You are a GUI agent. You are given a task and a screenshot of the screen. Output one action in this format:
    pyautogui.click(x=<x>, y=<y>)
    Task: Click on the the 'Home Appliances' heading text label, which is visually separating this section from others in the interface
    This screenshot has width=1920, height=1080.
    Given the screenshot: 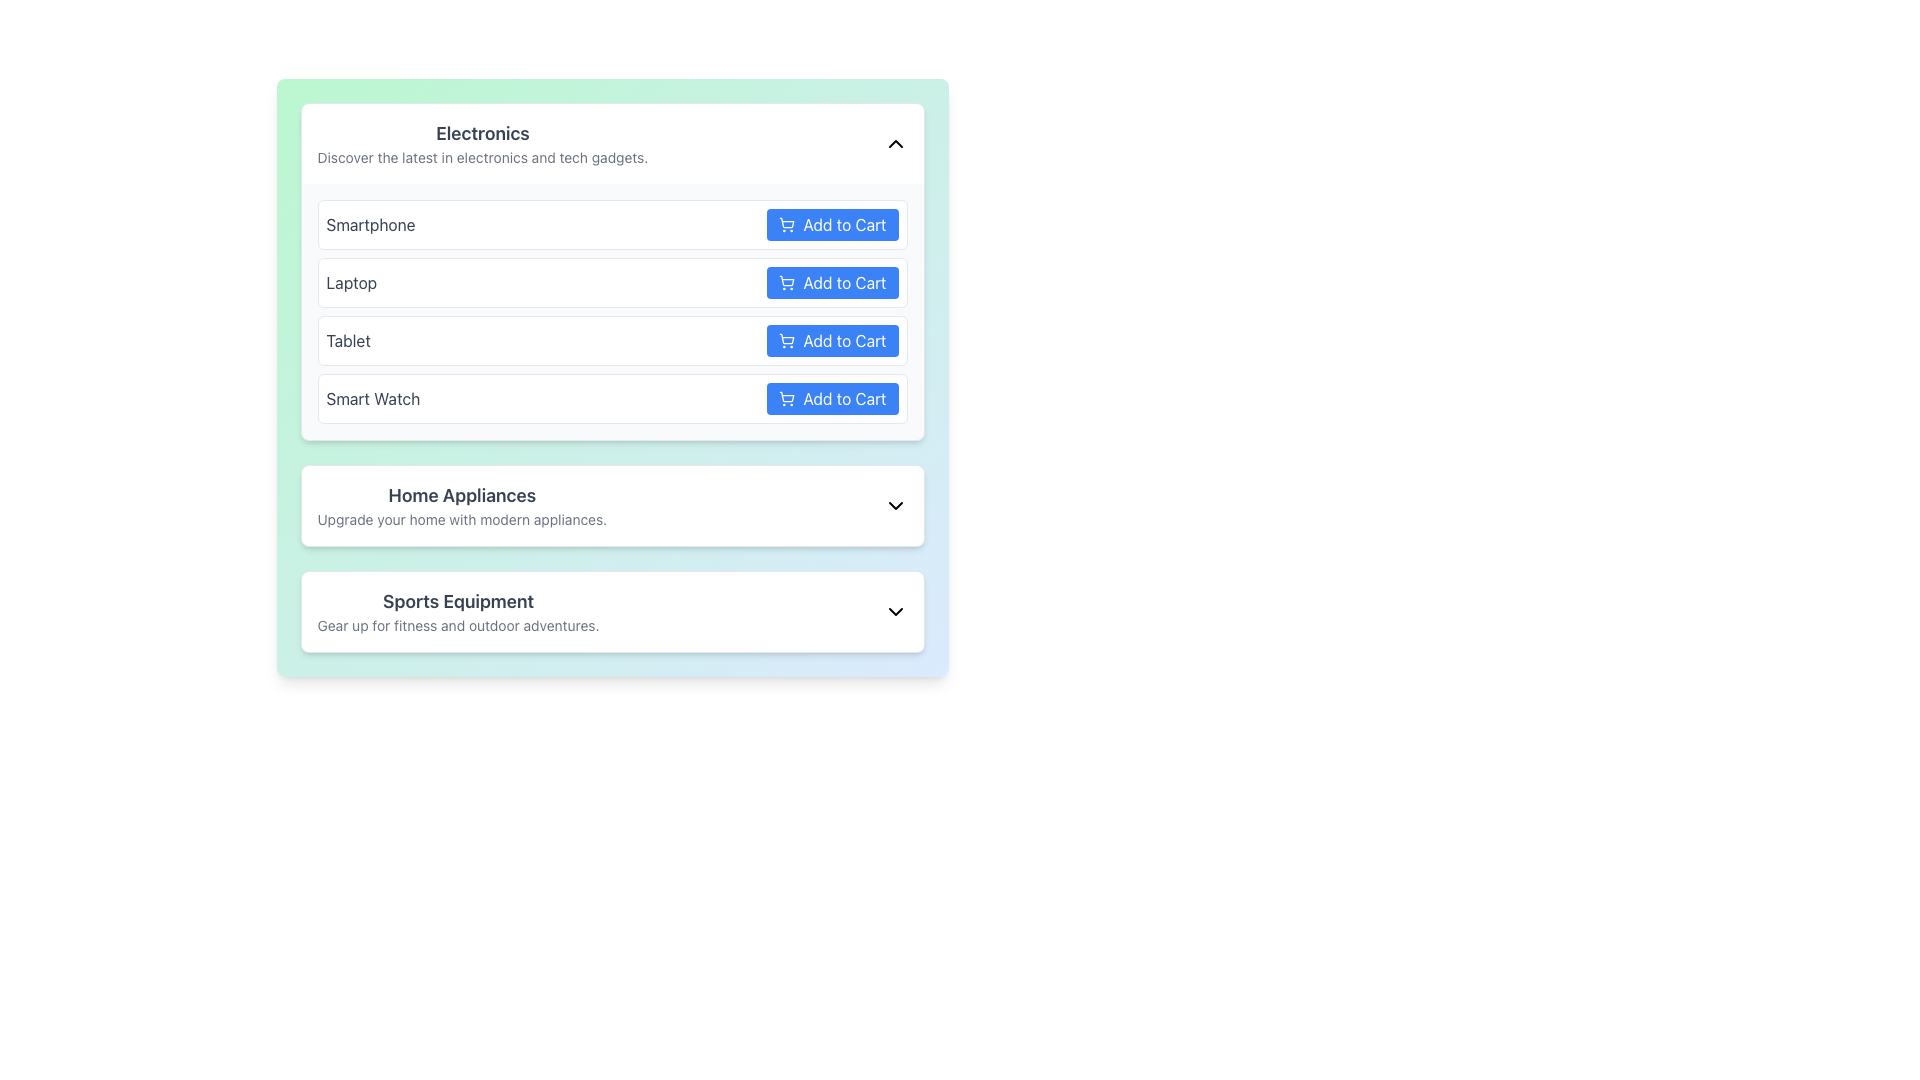 What is the action you would take?
    pyautogui.click(x=461, y=495)
    